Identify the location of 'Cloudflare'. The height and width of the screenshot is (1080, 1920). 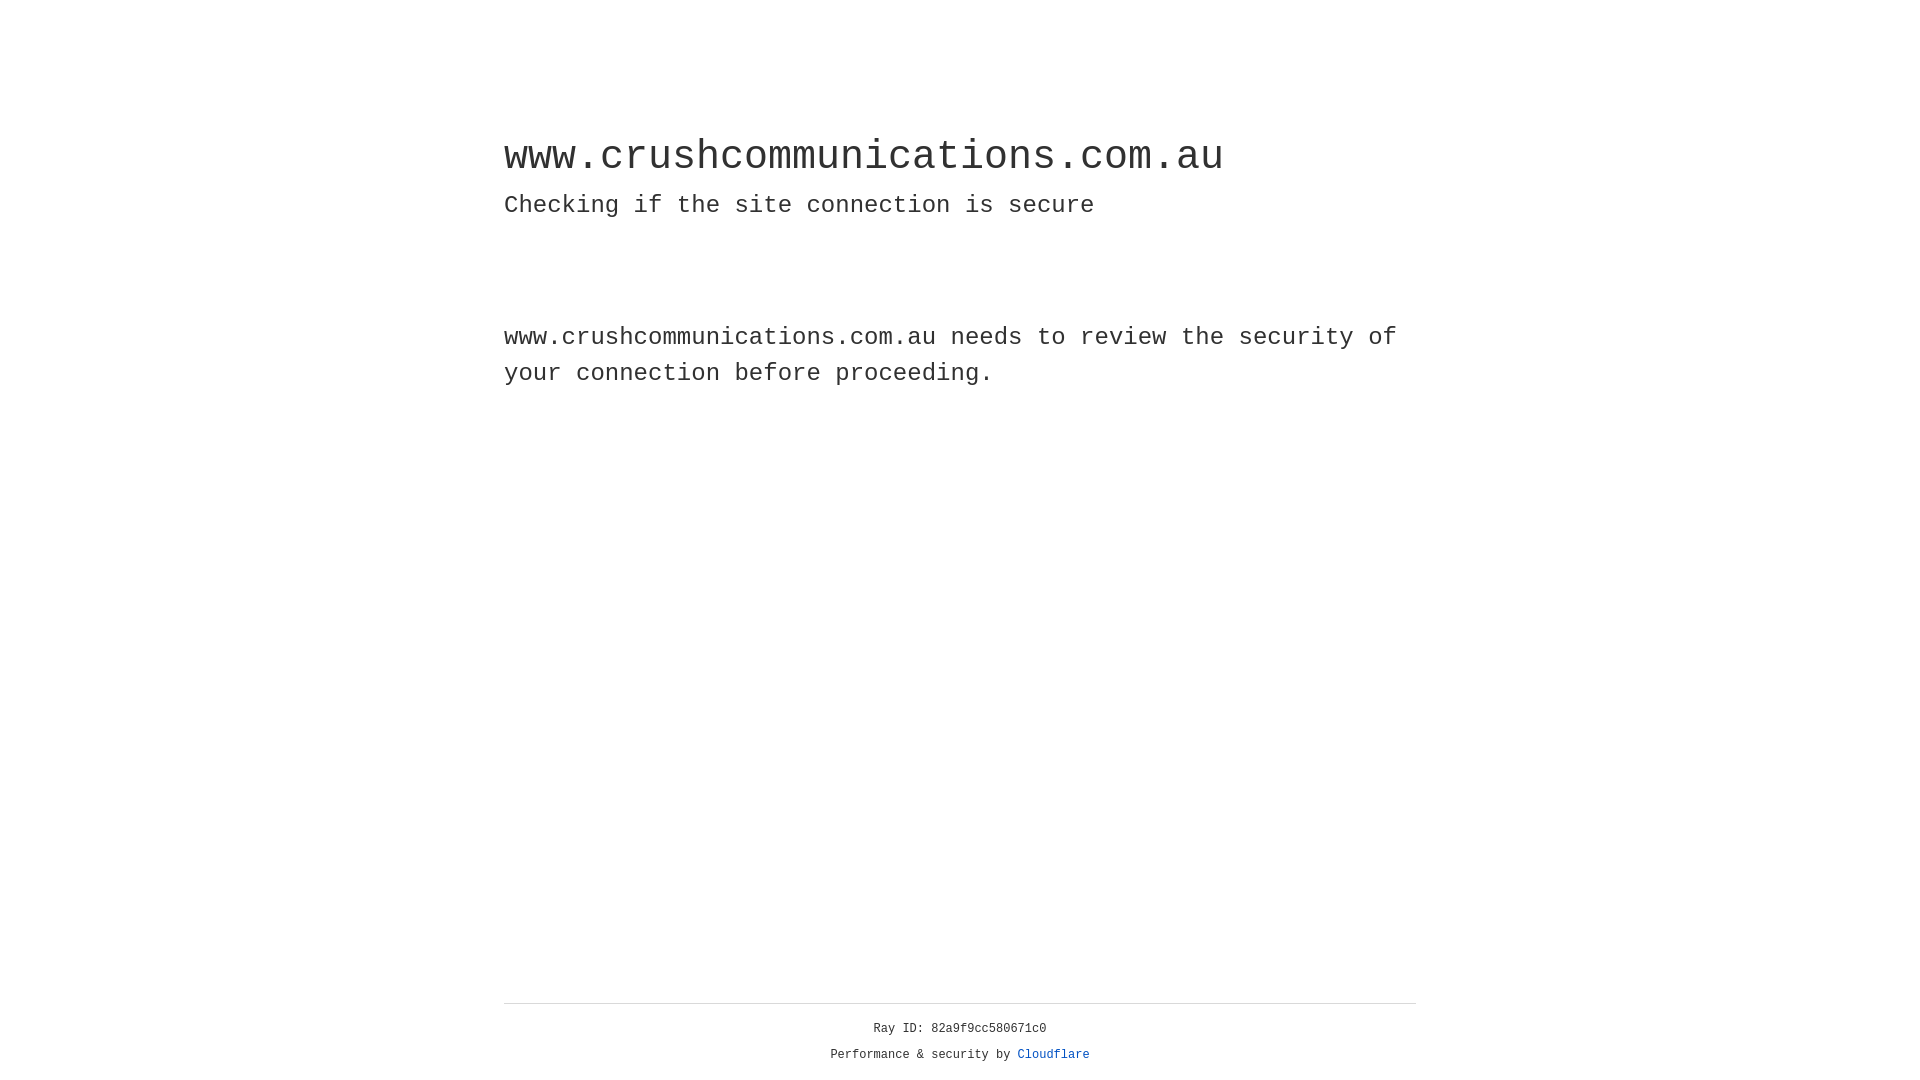
(1053, 1054).